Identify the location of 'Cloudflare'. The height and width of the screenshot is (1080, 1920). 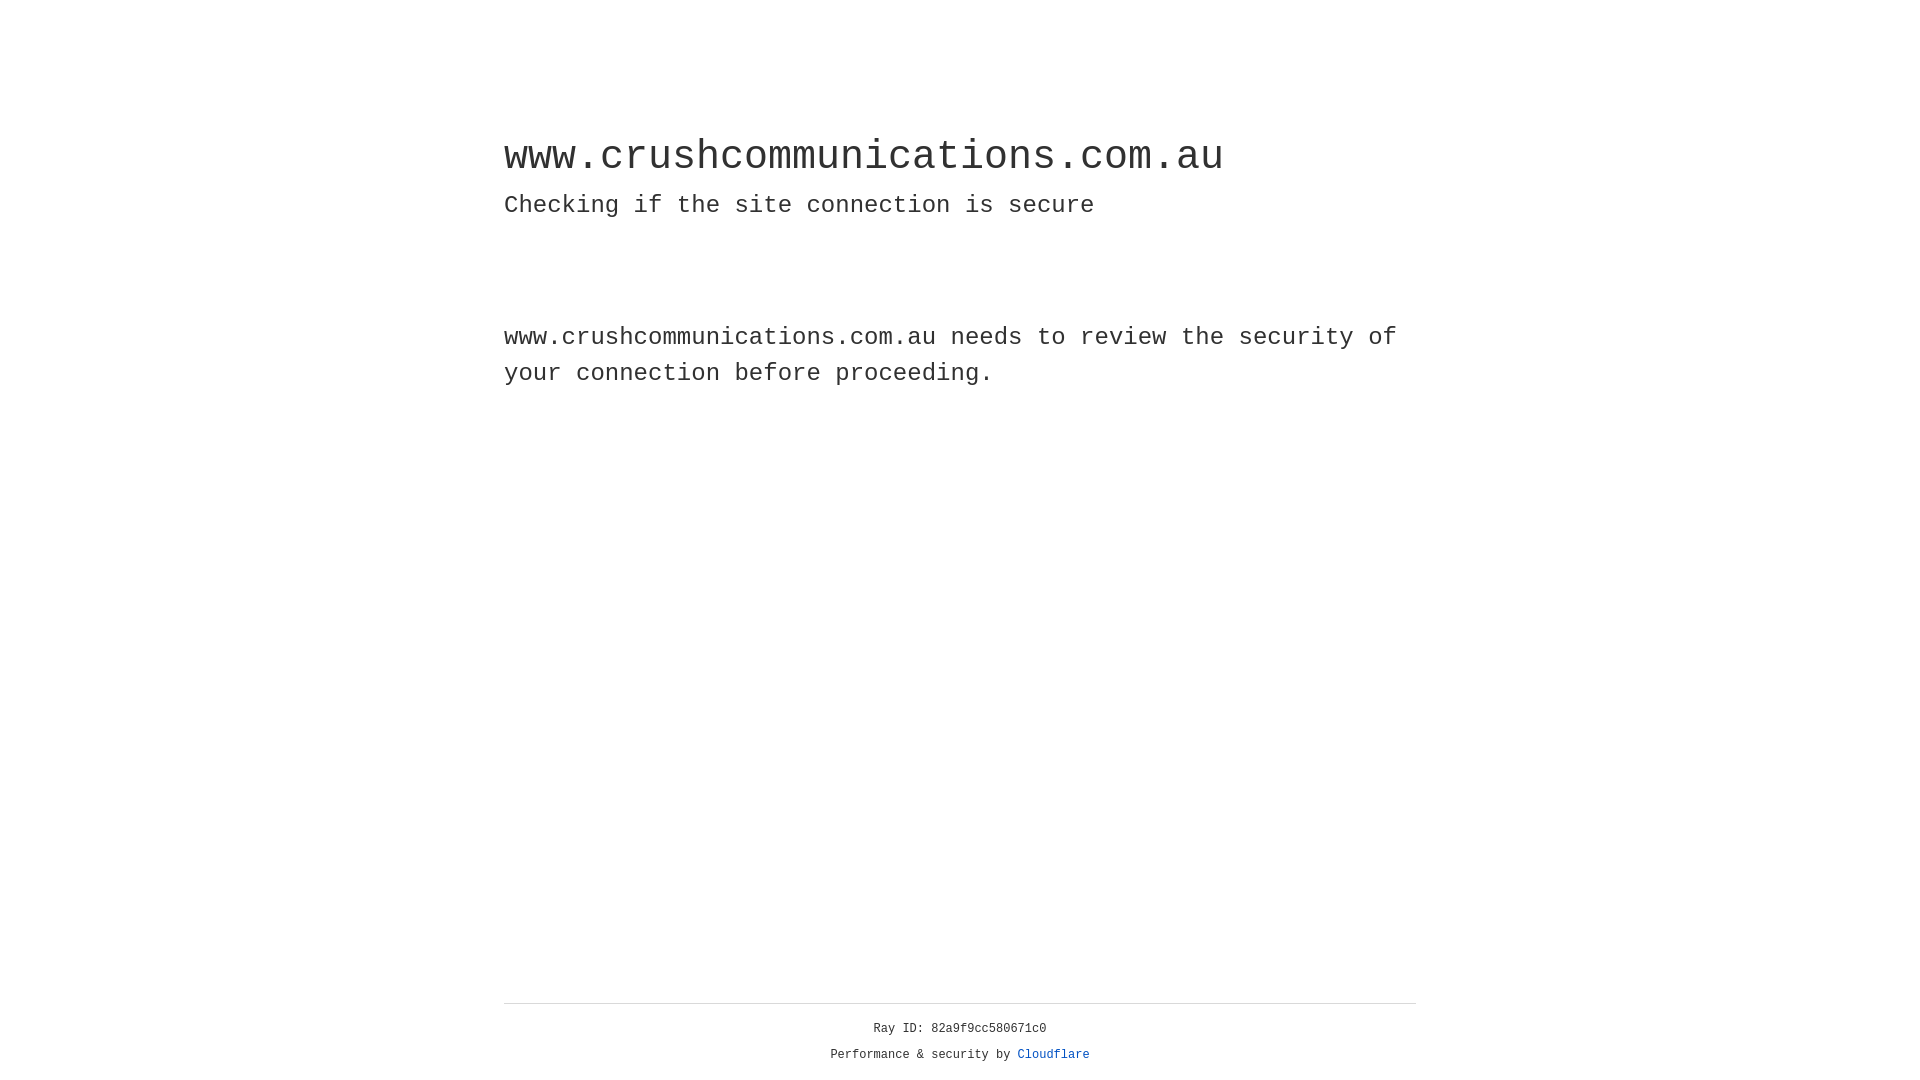
(1053, 1054).